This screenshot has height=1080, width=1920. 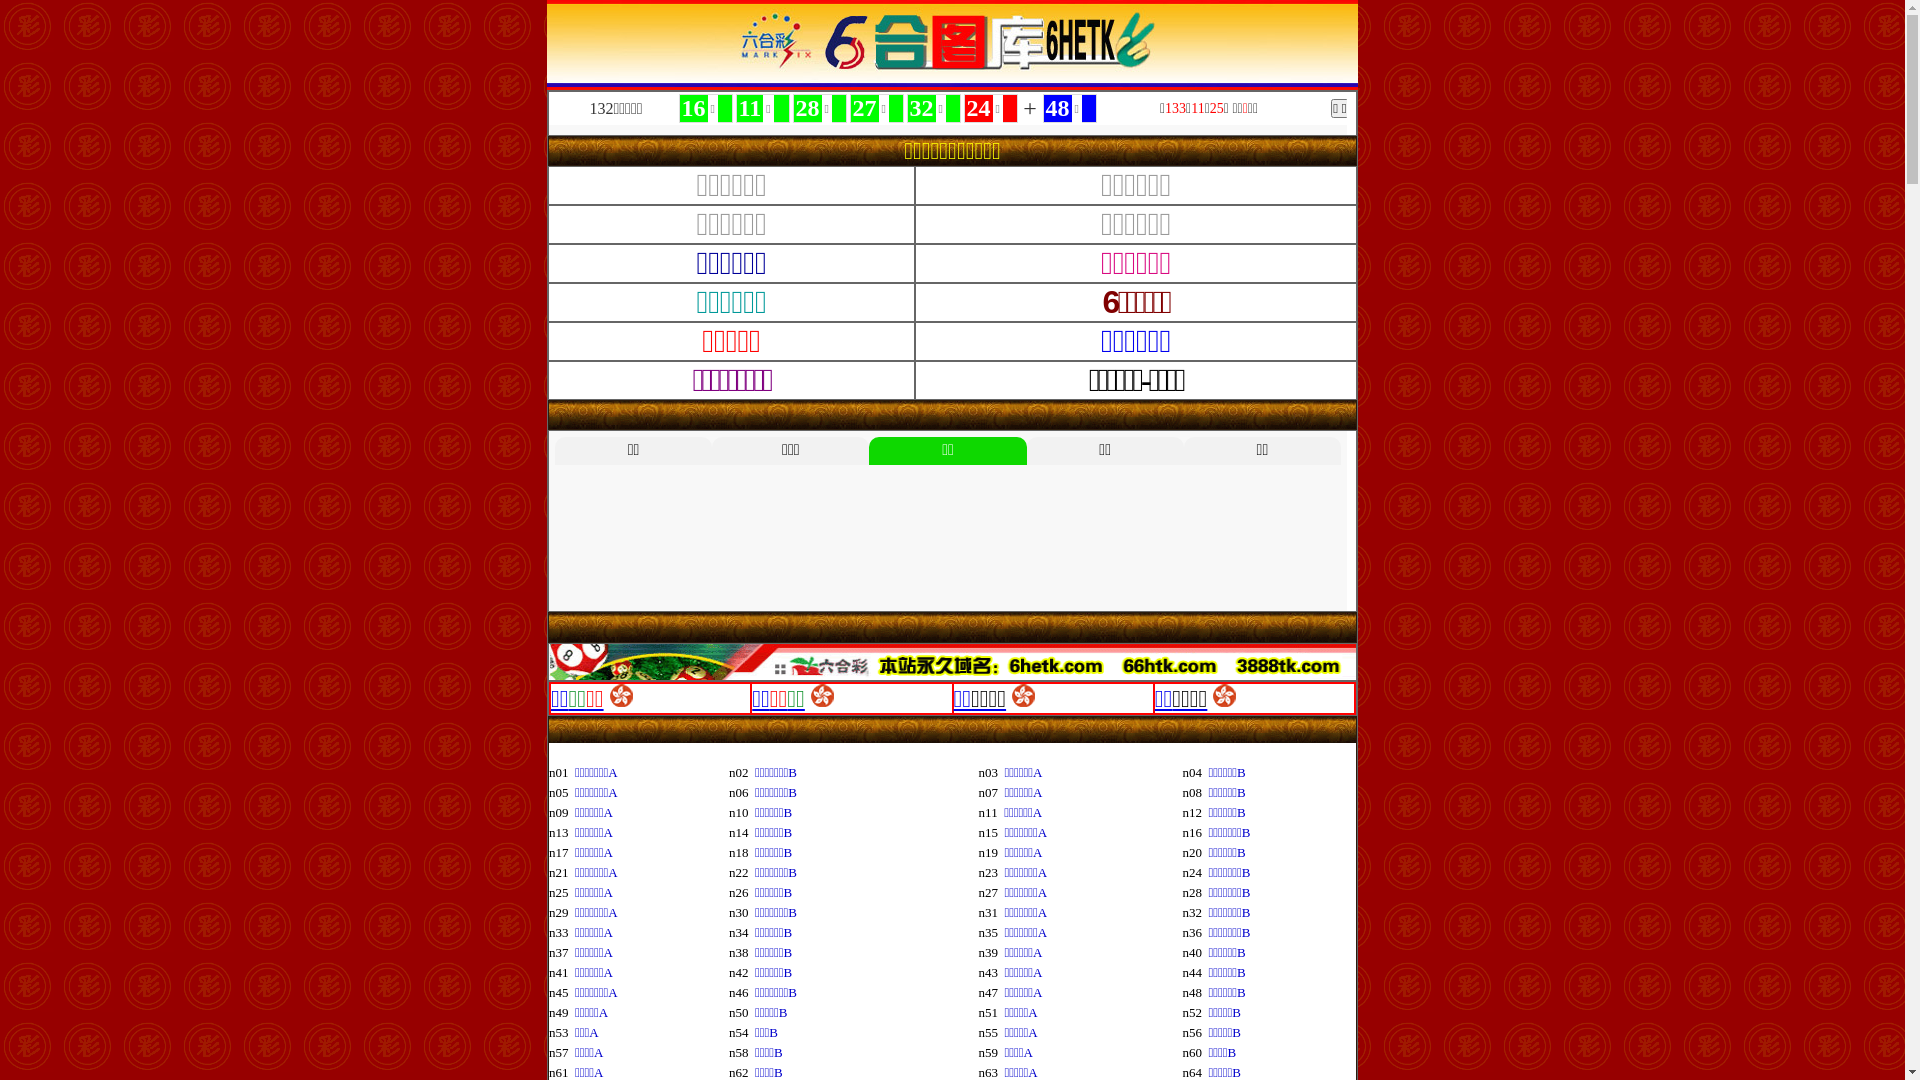 I want to click on 'n51 ', so click(x=979, y=1012).